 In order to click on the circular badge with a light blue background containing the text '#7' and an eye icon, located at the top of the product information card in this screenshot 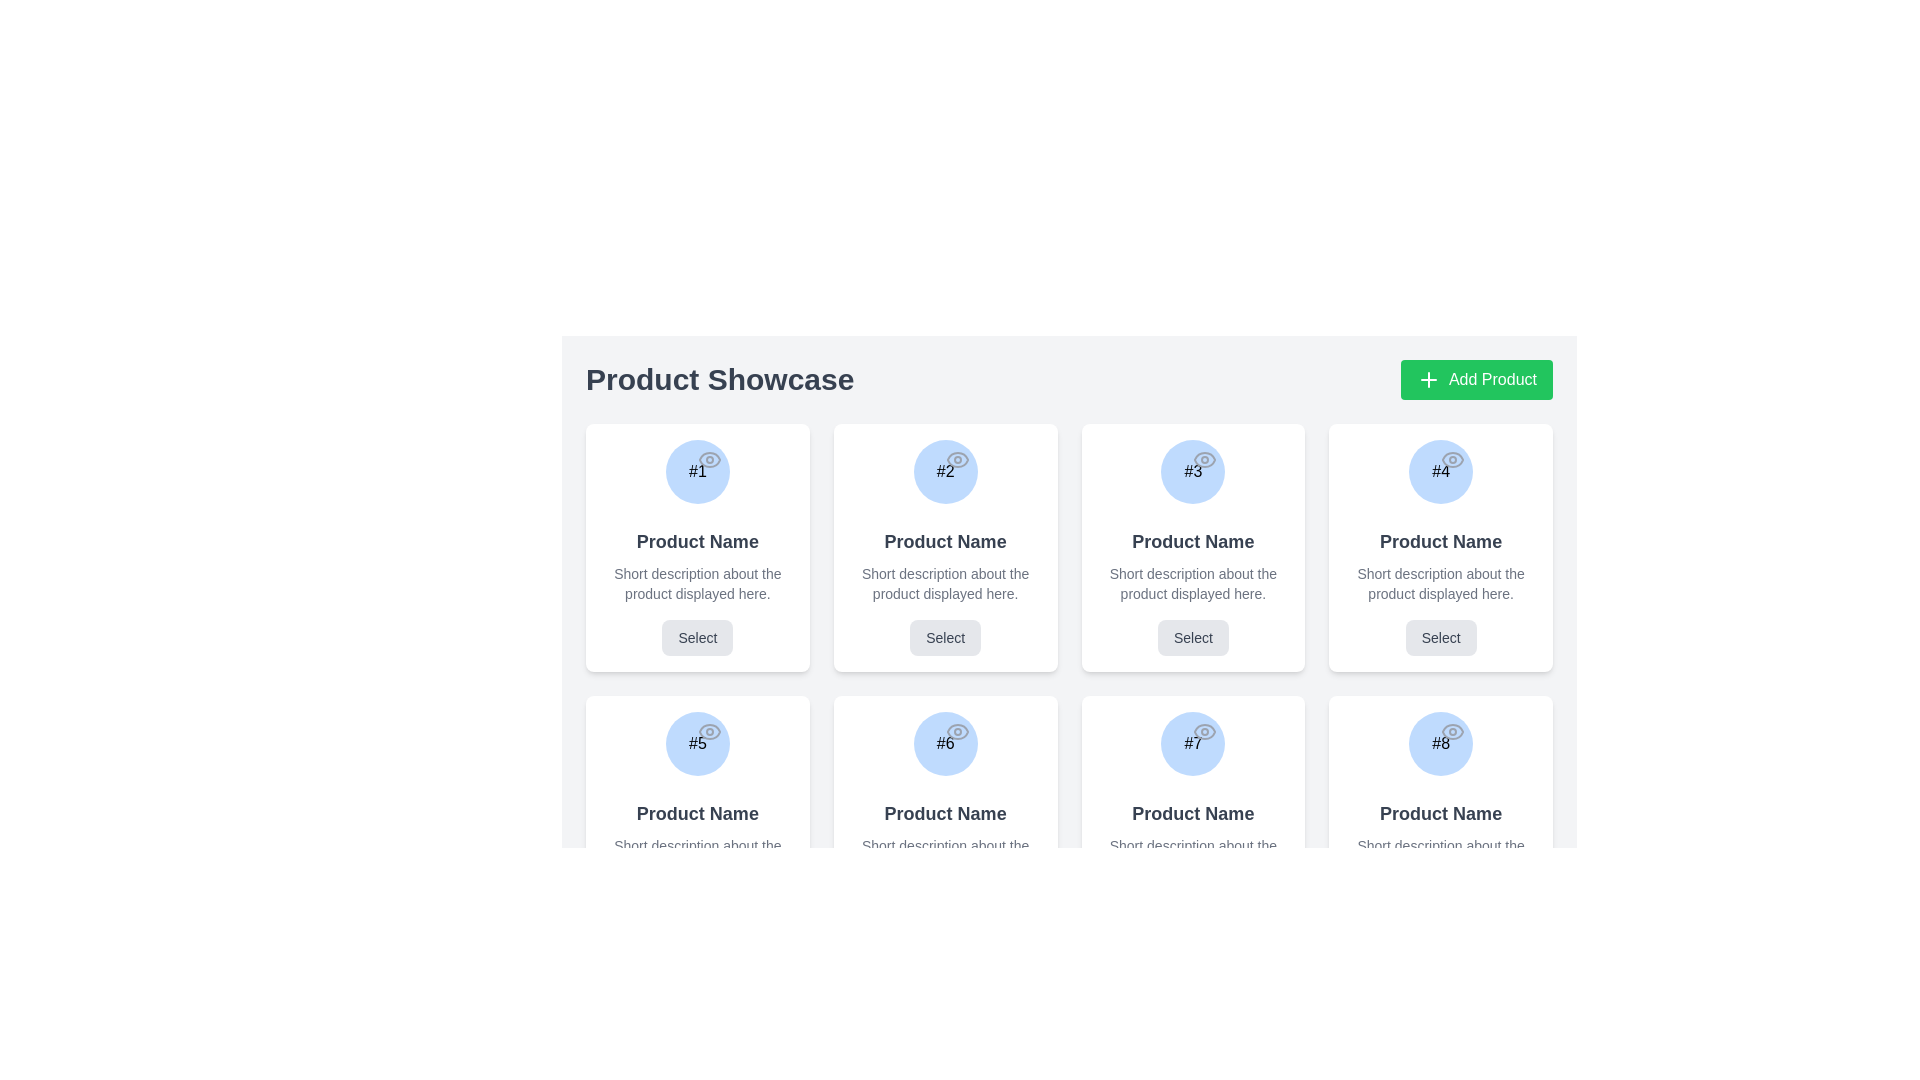, I will do `click(1193, 744)`.